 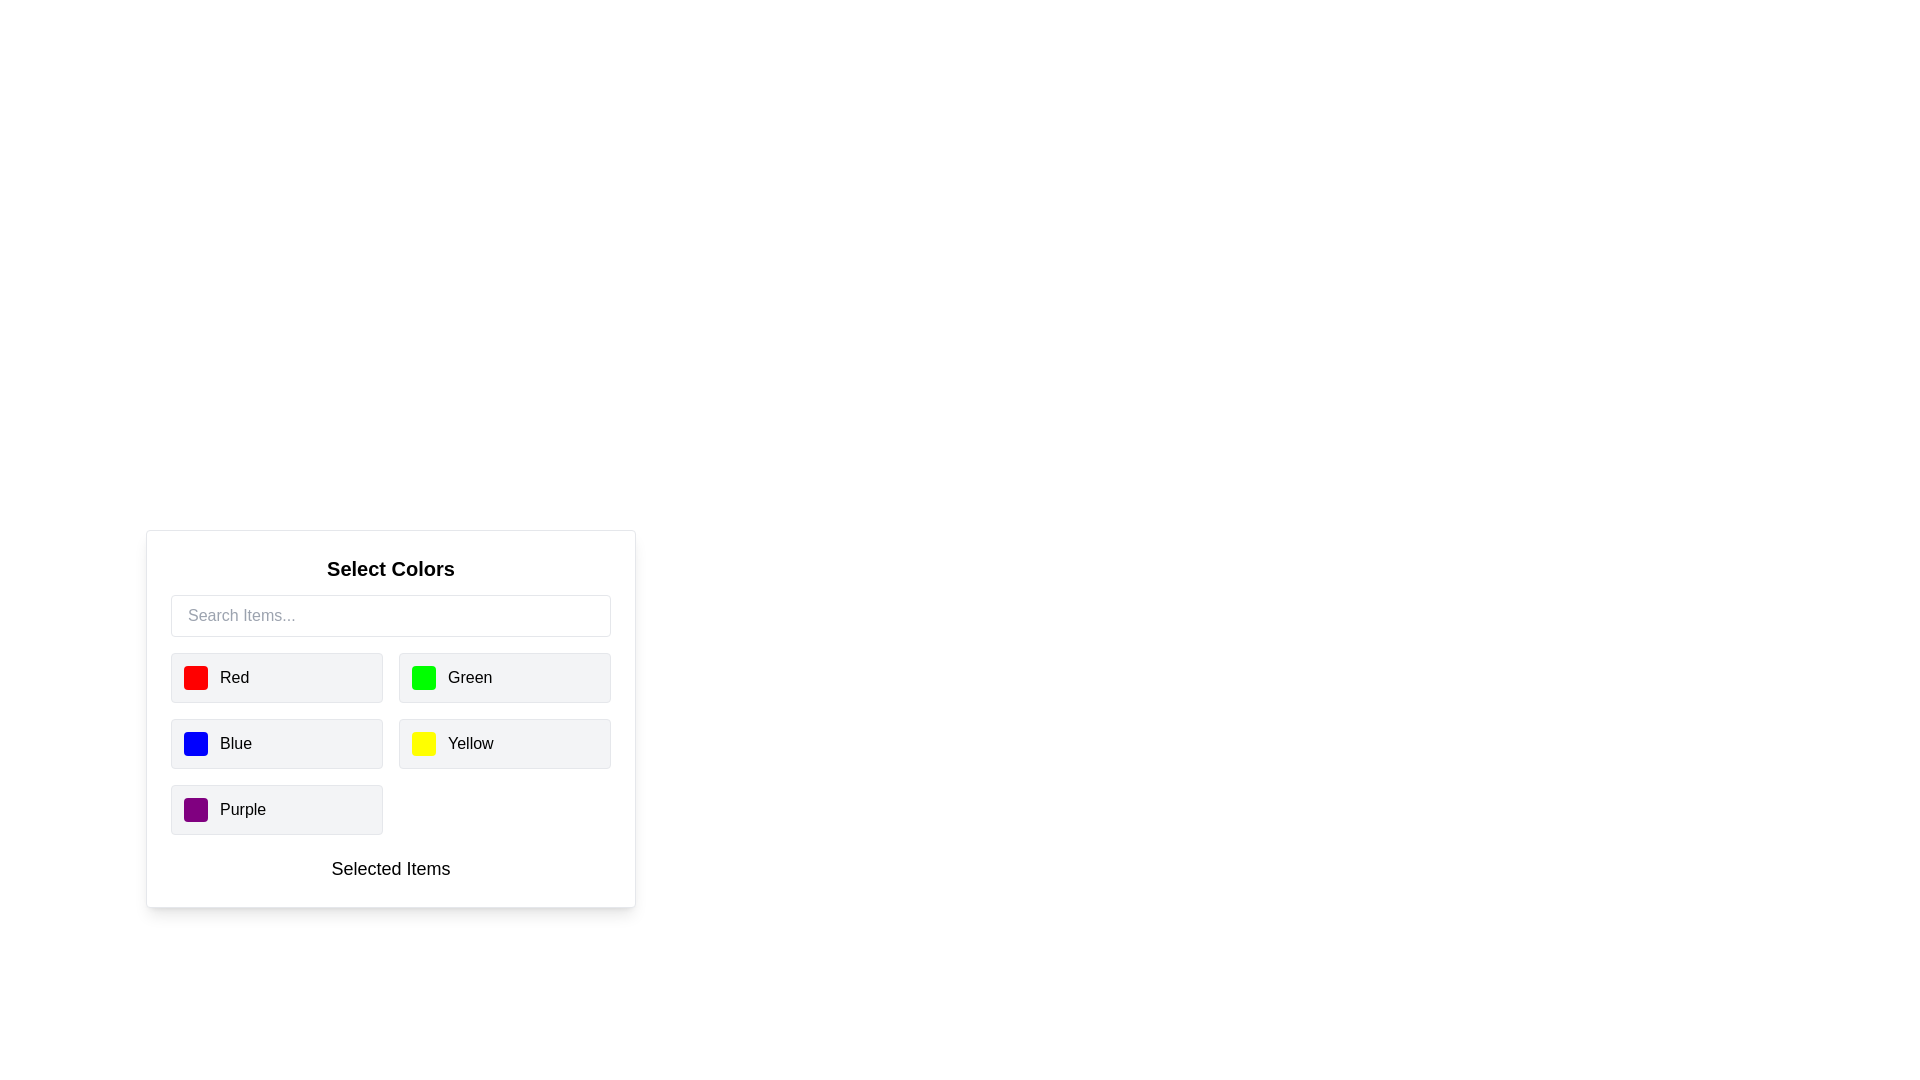 What do you see at coordinates (469, 677) in the screenshot?
I see `the text label displaying 'Green'` at bounding box center [469, 677].